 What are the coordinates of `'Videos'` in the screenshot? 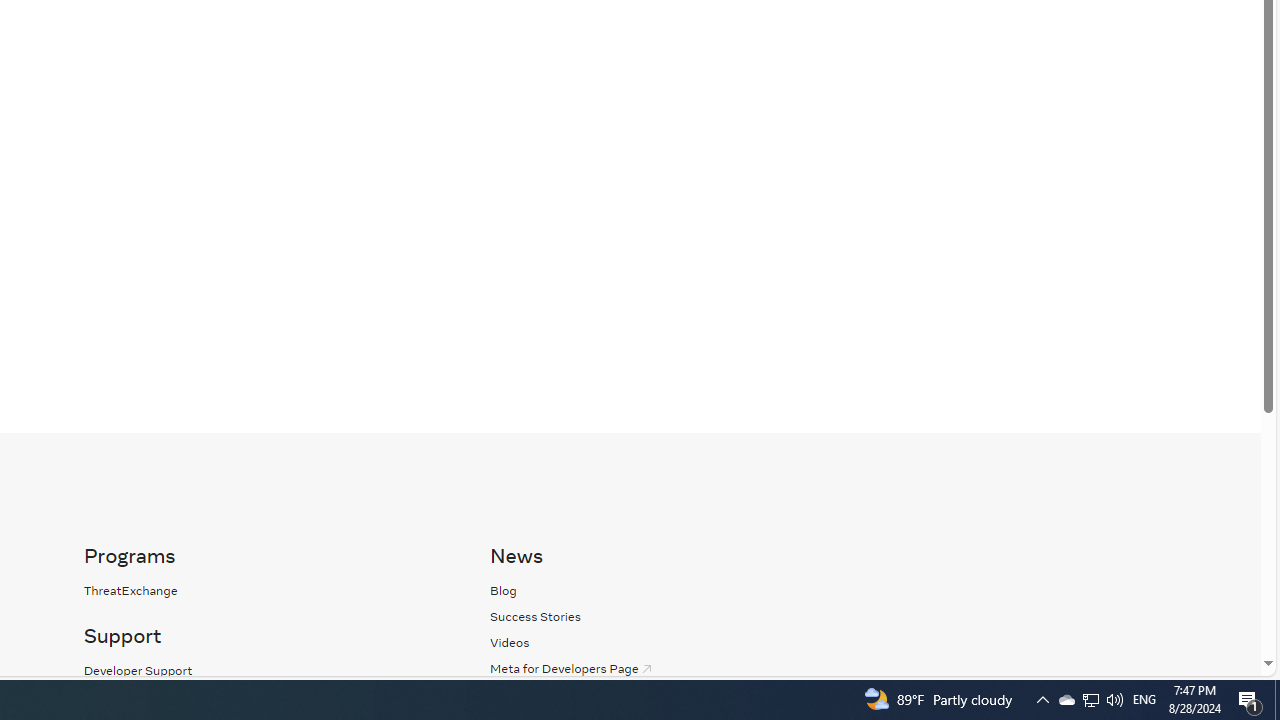 It's located at (672, 642).